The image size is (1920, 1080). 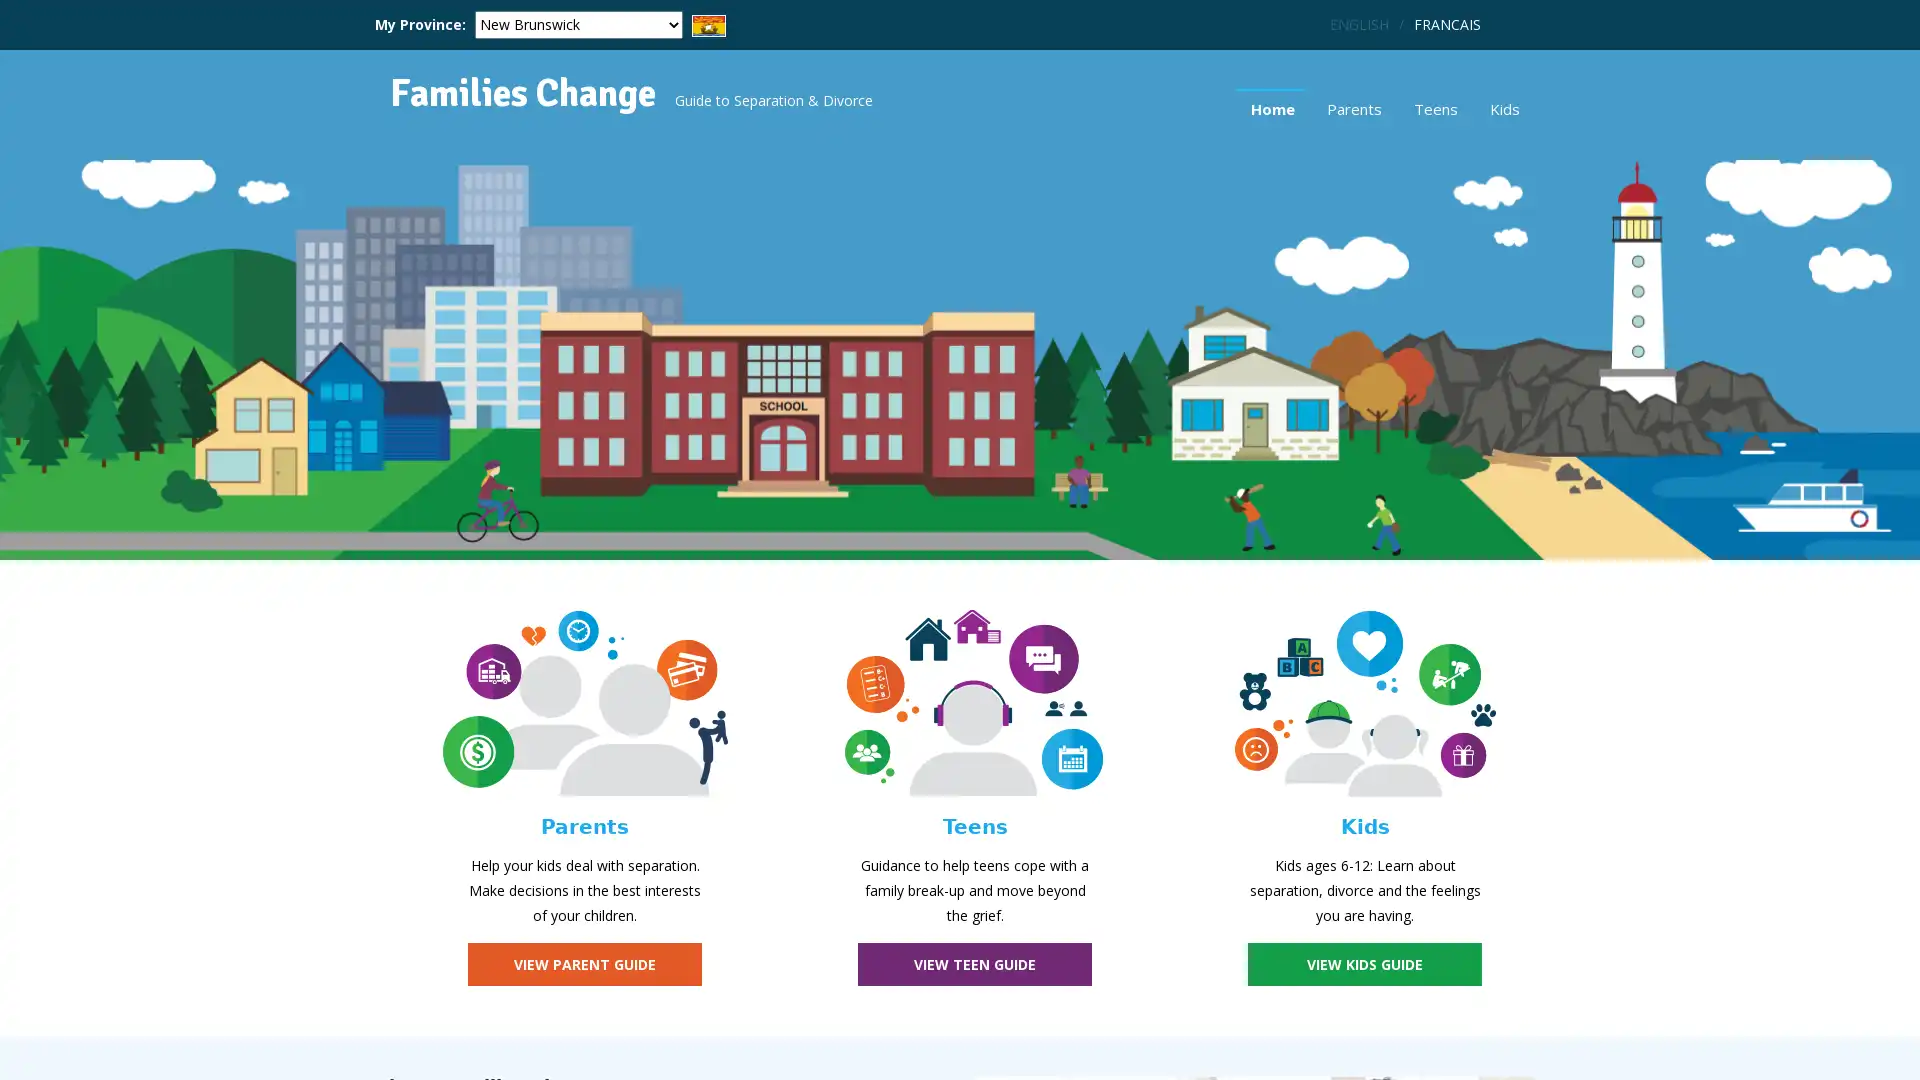 What do you see at coordinates (584, 963) in the screenshot?
I see `VIEW PARENT GUIDE` at bounding box center [584, 963].